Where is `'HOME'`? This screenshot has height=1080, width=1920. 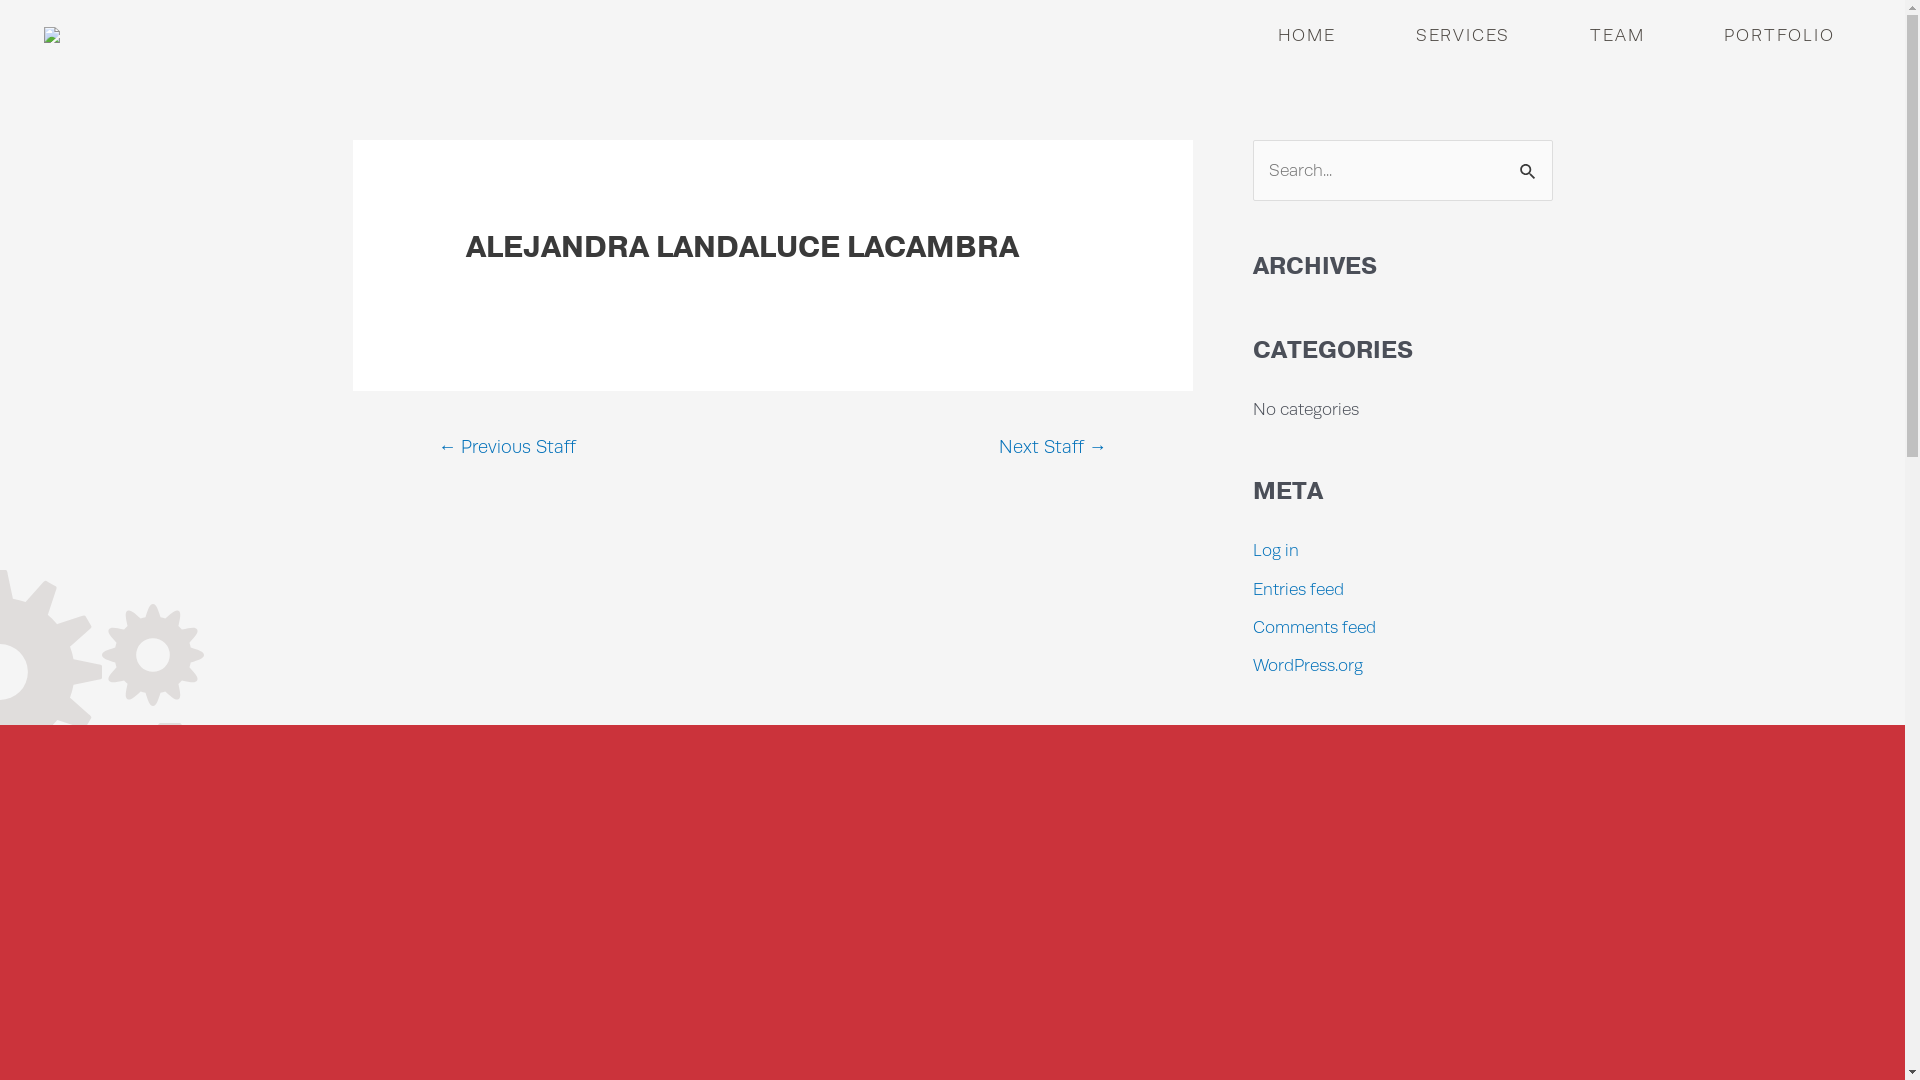
'HOME' is located at coordinates (1306, 35).